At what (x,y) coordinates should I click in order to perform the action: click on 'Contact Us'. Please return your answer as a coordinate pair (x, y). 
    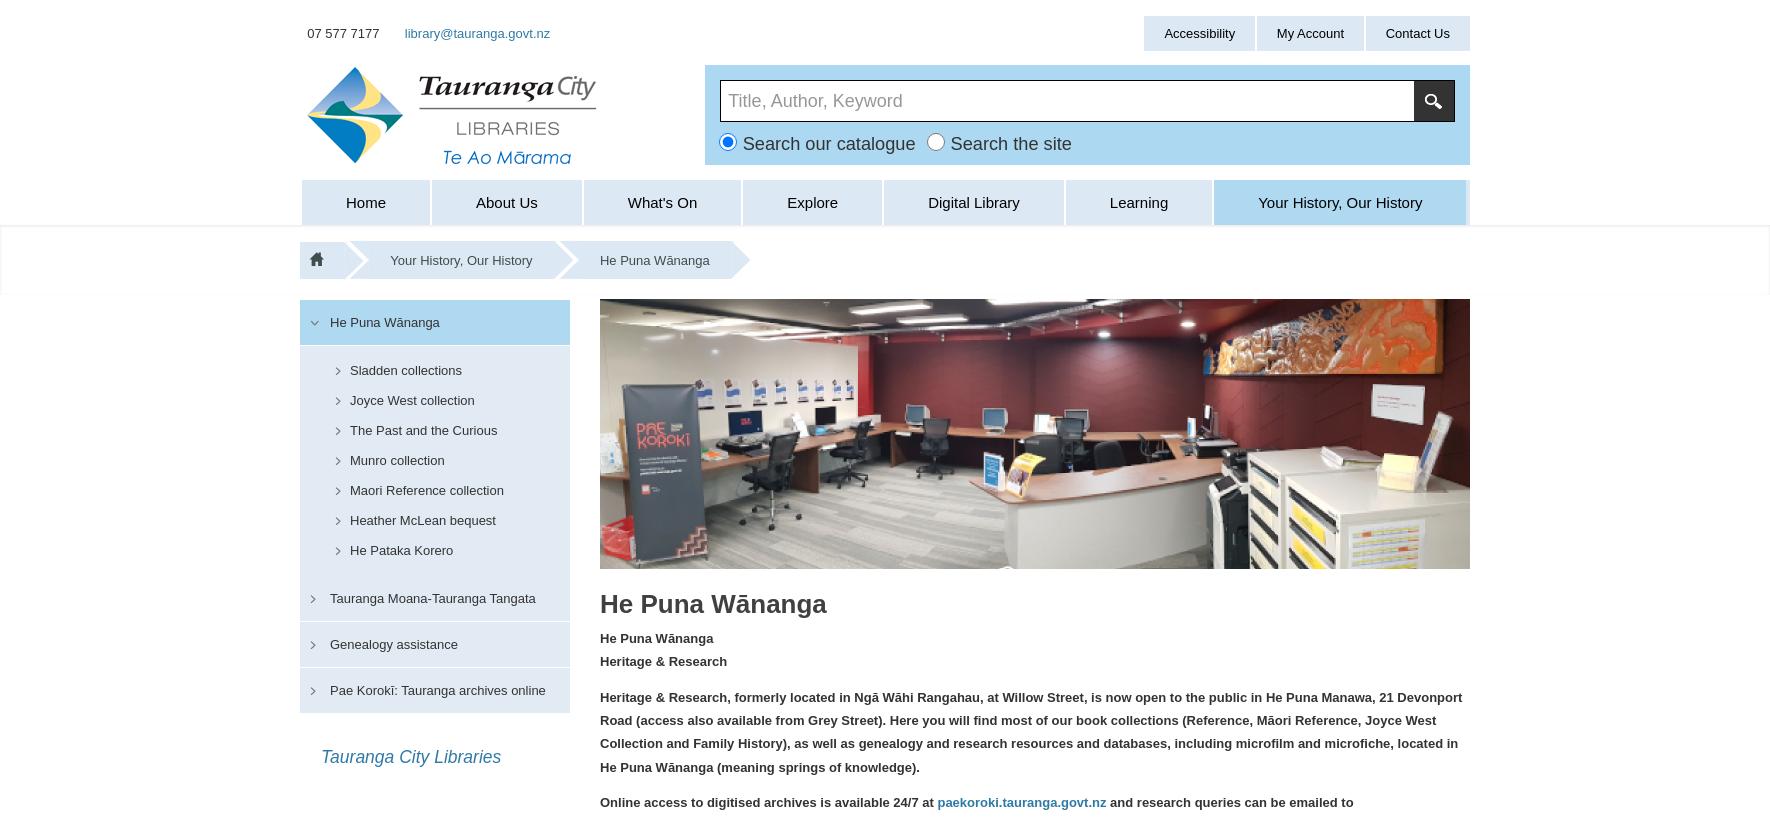
    Looking at the image, I should click on (1417, 32).